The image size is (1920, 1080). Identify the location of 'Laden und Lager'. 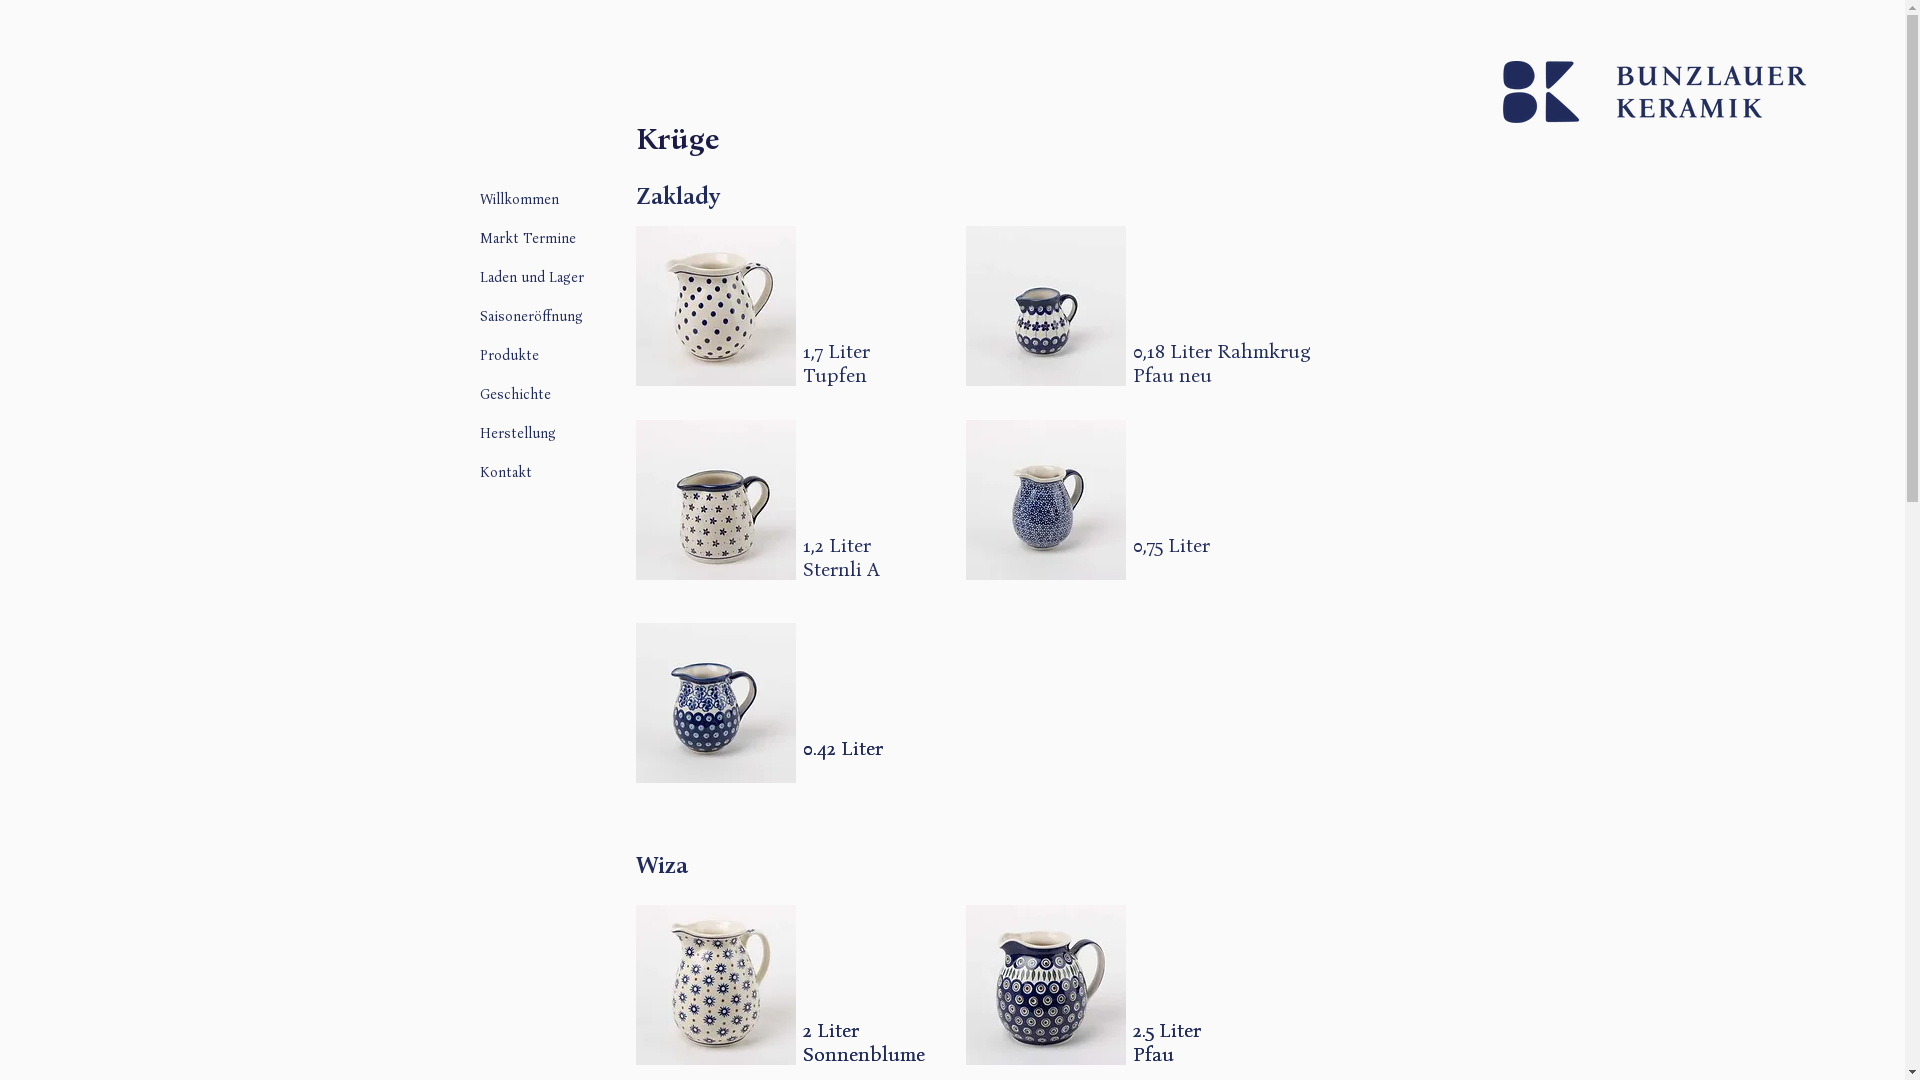
(583, 276).